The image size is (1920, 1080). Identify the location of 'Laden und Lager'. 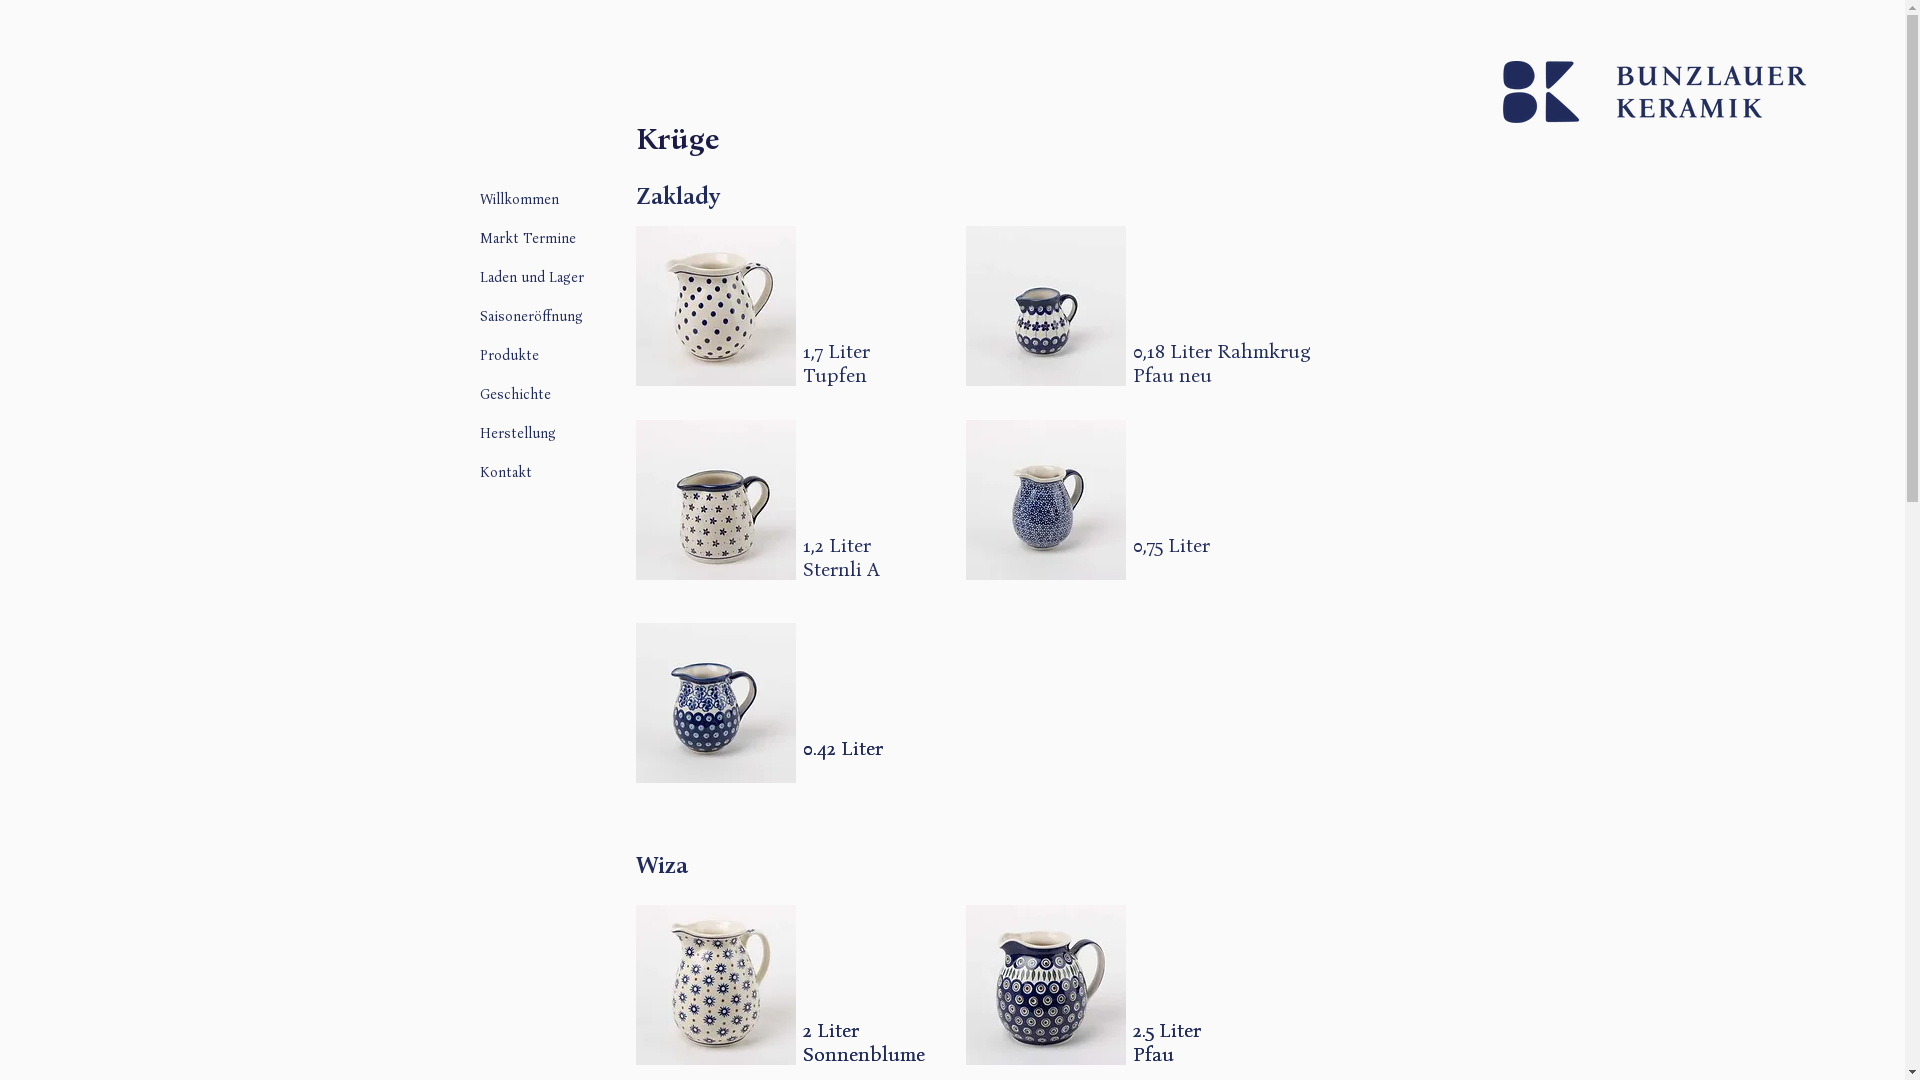
(583, 276).